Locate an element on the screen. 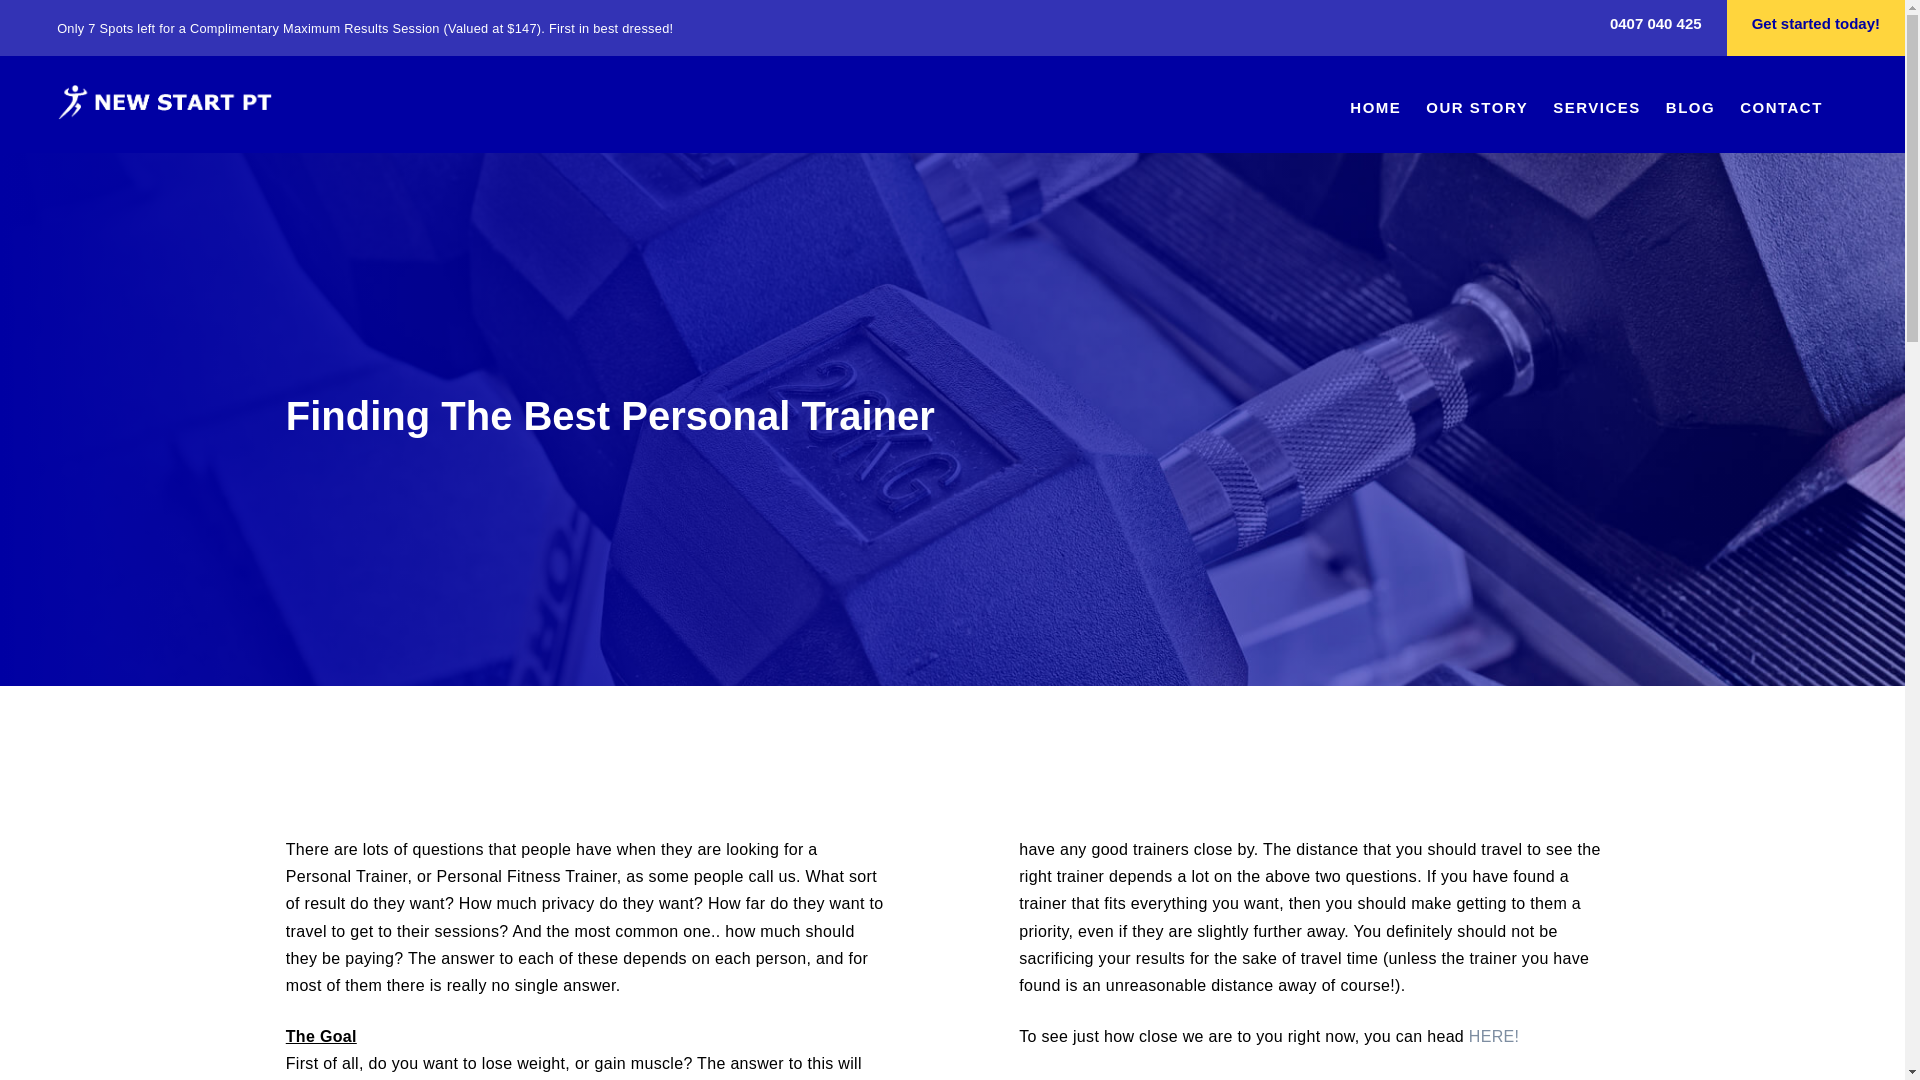  '0407 040 425' is located at coordinates (1656, 27).